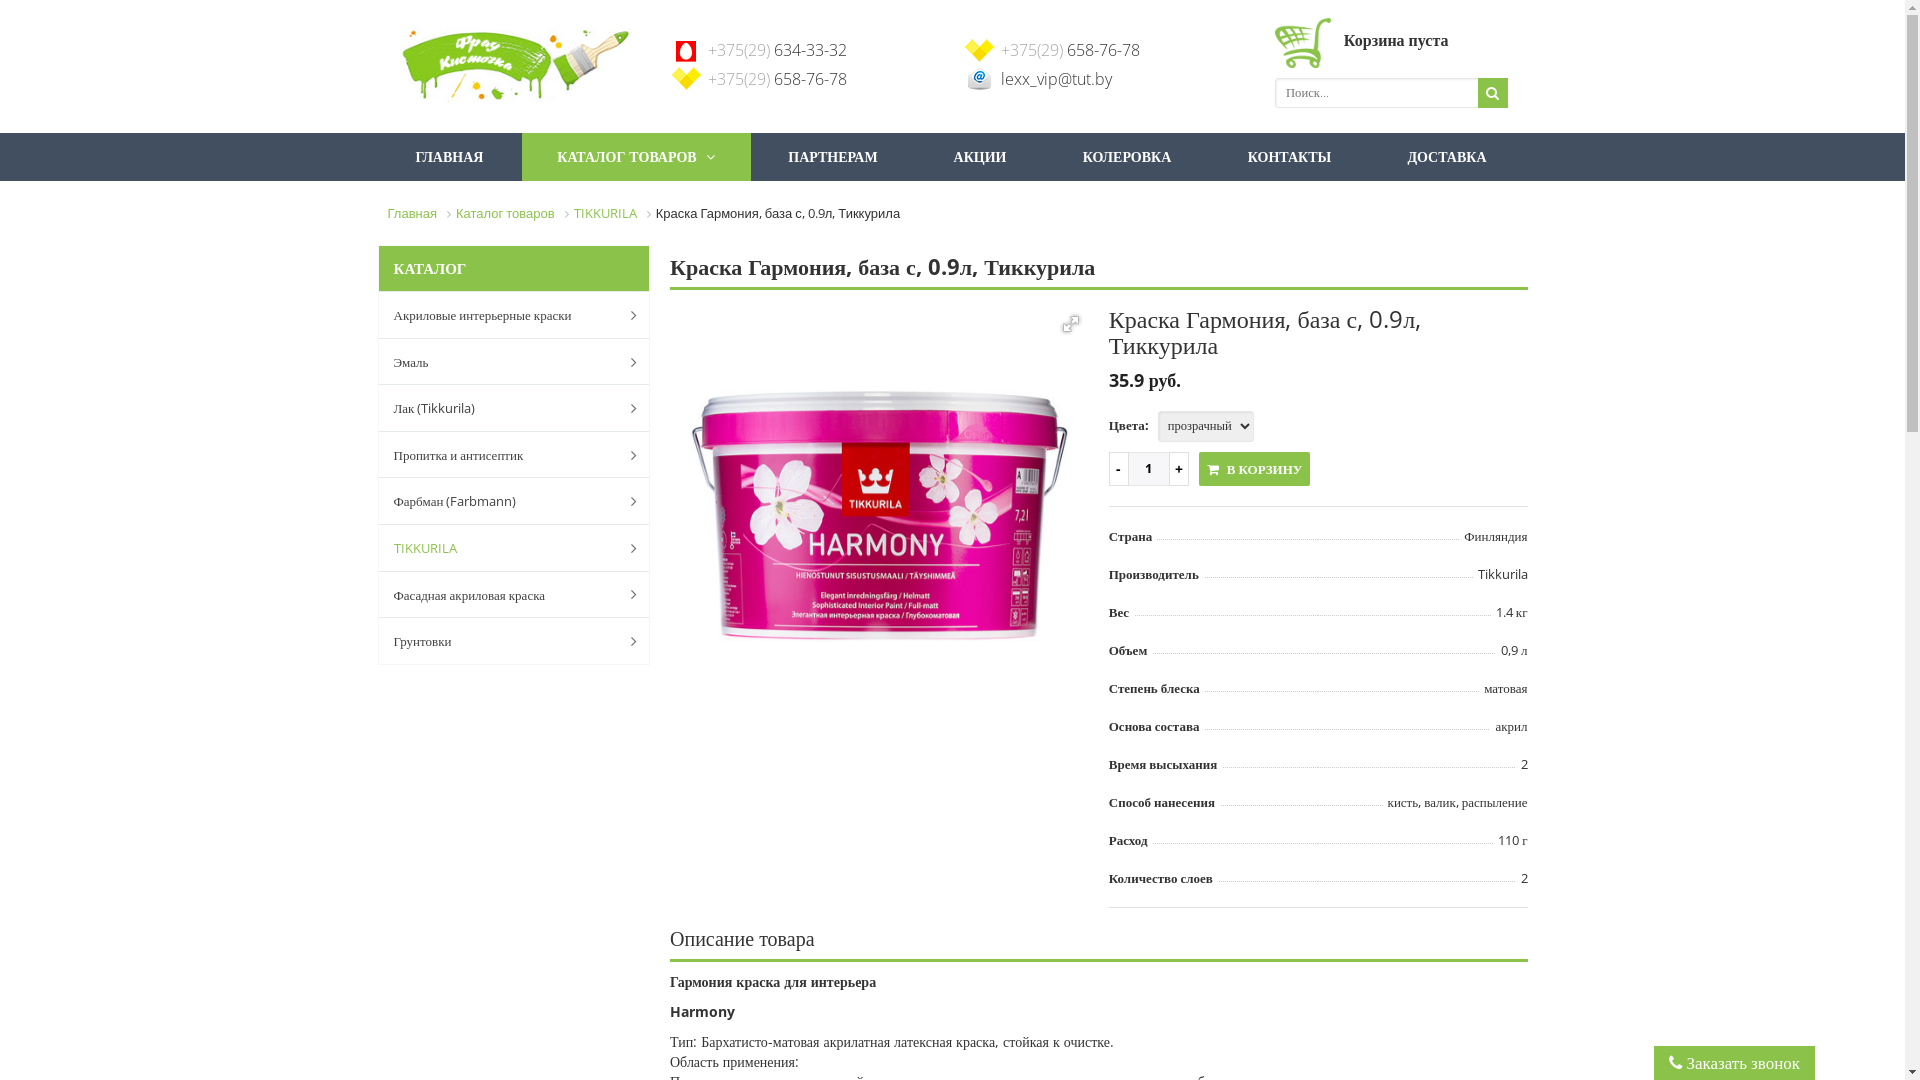 This screenshot has height=1080, width=1920. Describe the element at coordinates (999, 49) in the screenshot. I see `'+375(29) 658-76-78'` at that location.